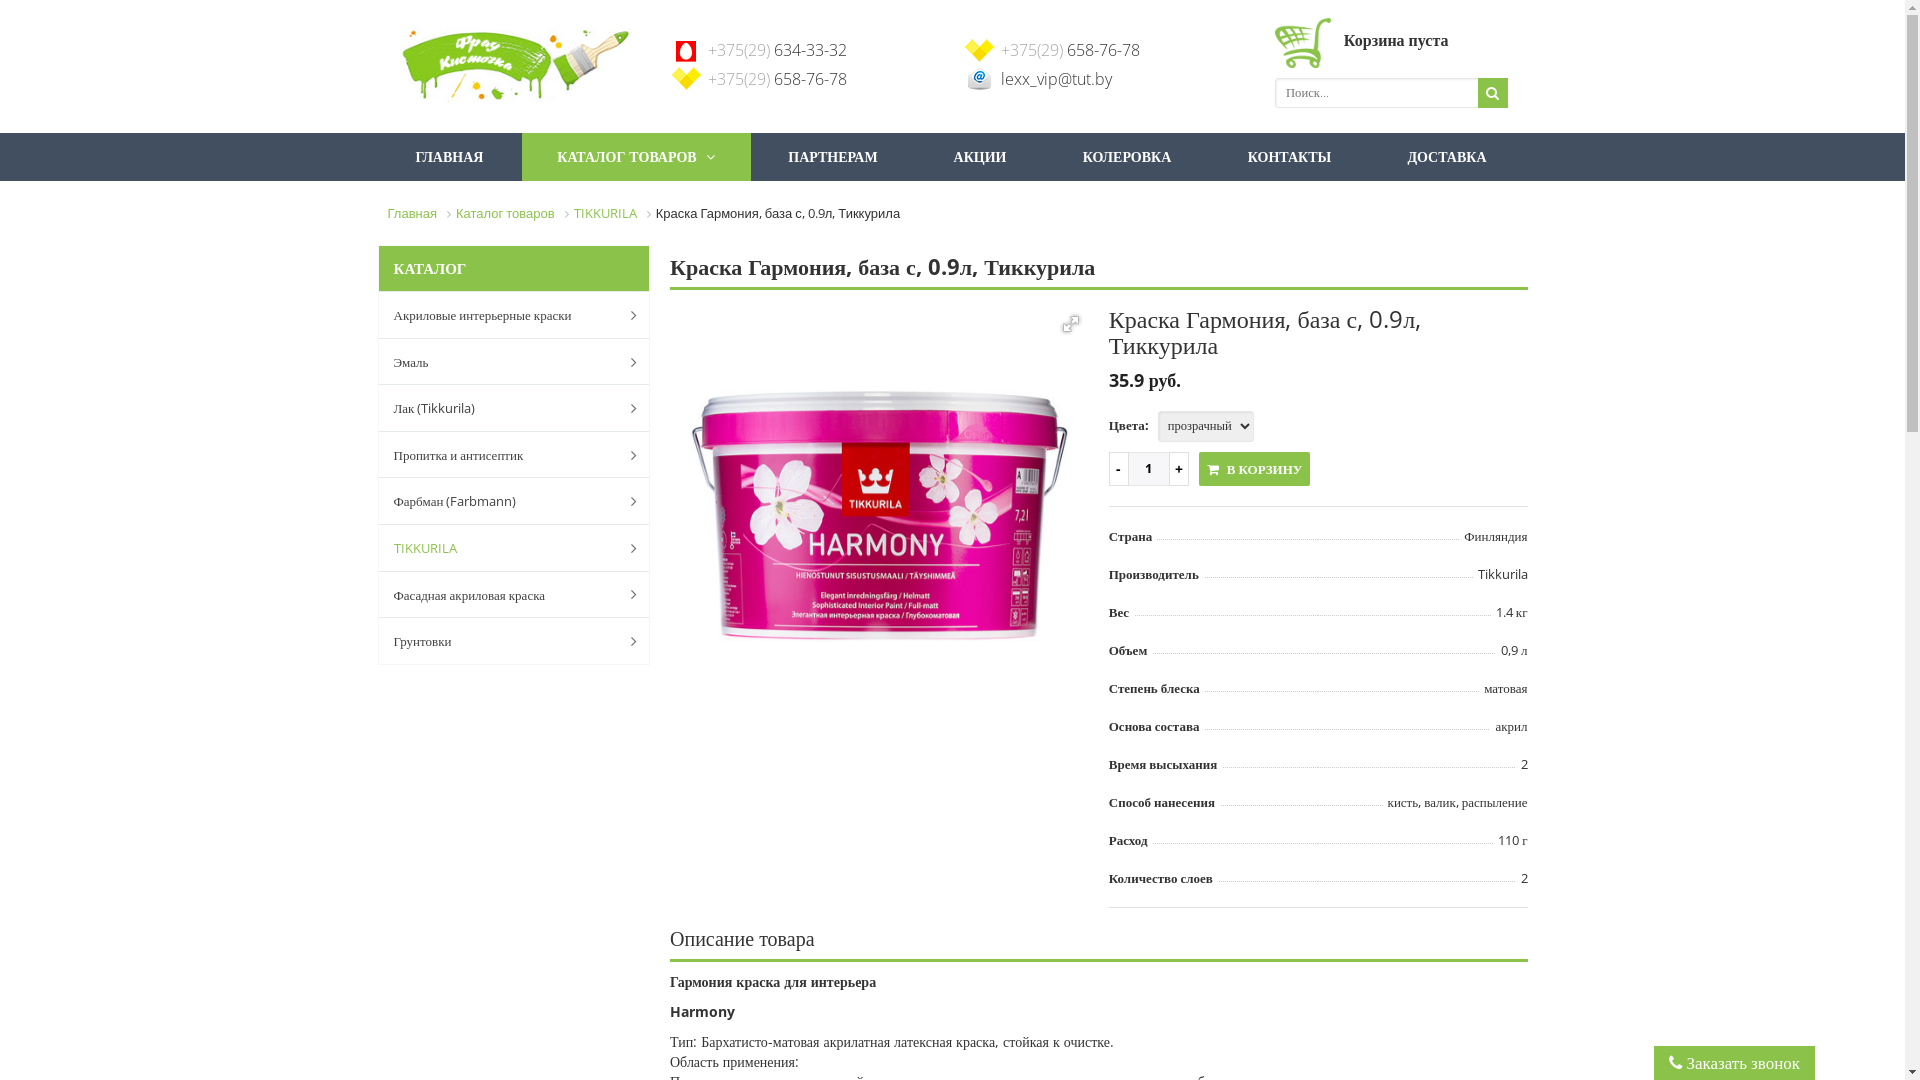 This screenshot has height=1080, width=1920. Describe the element at coordinates (999, 49) in the screenshot. I see `'+375(29) 658-76-78'` at that location.